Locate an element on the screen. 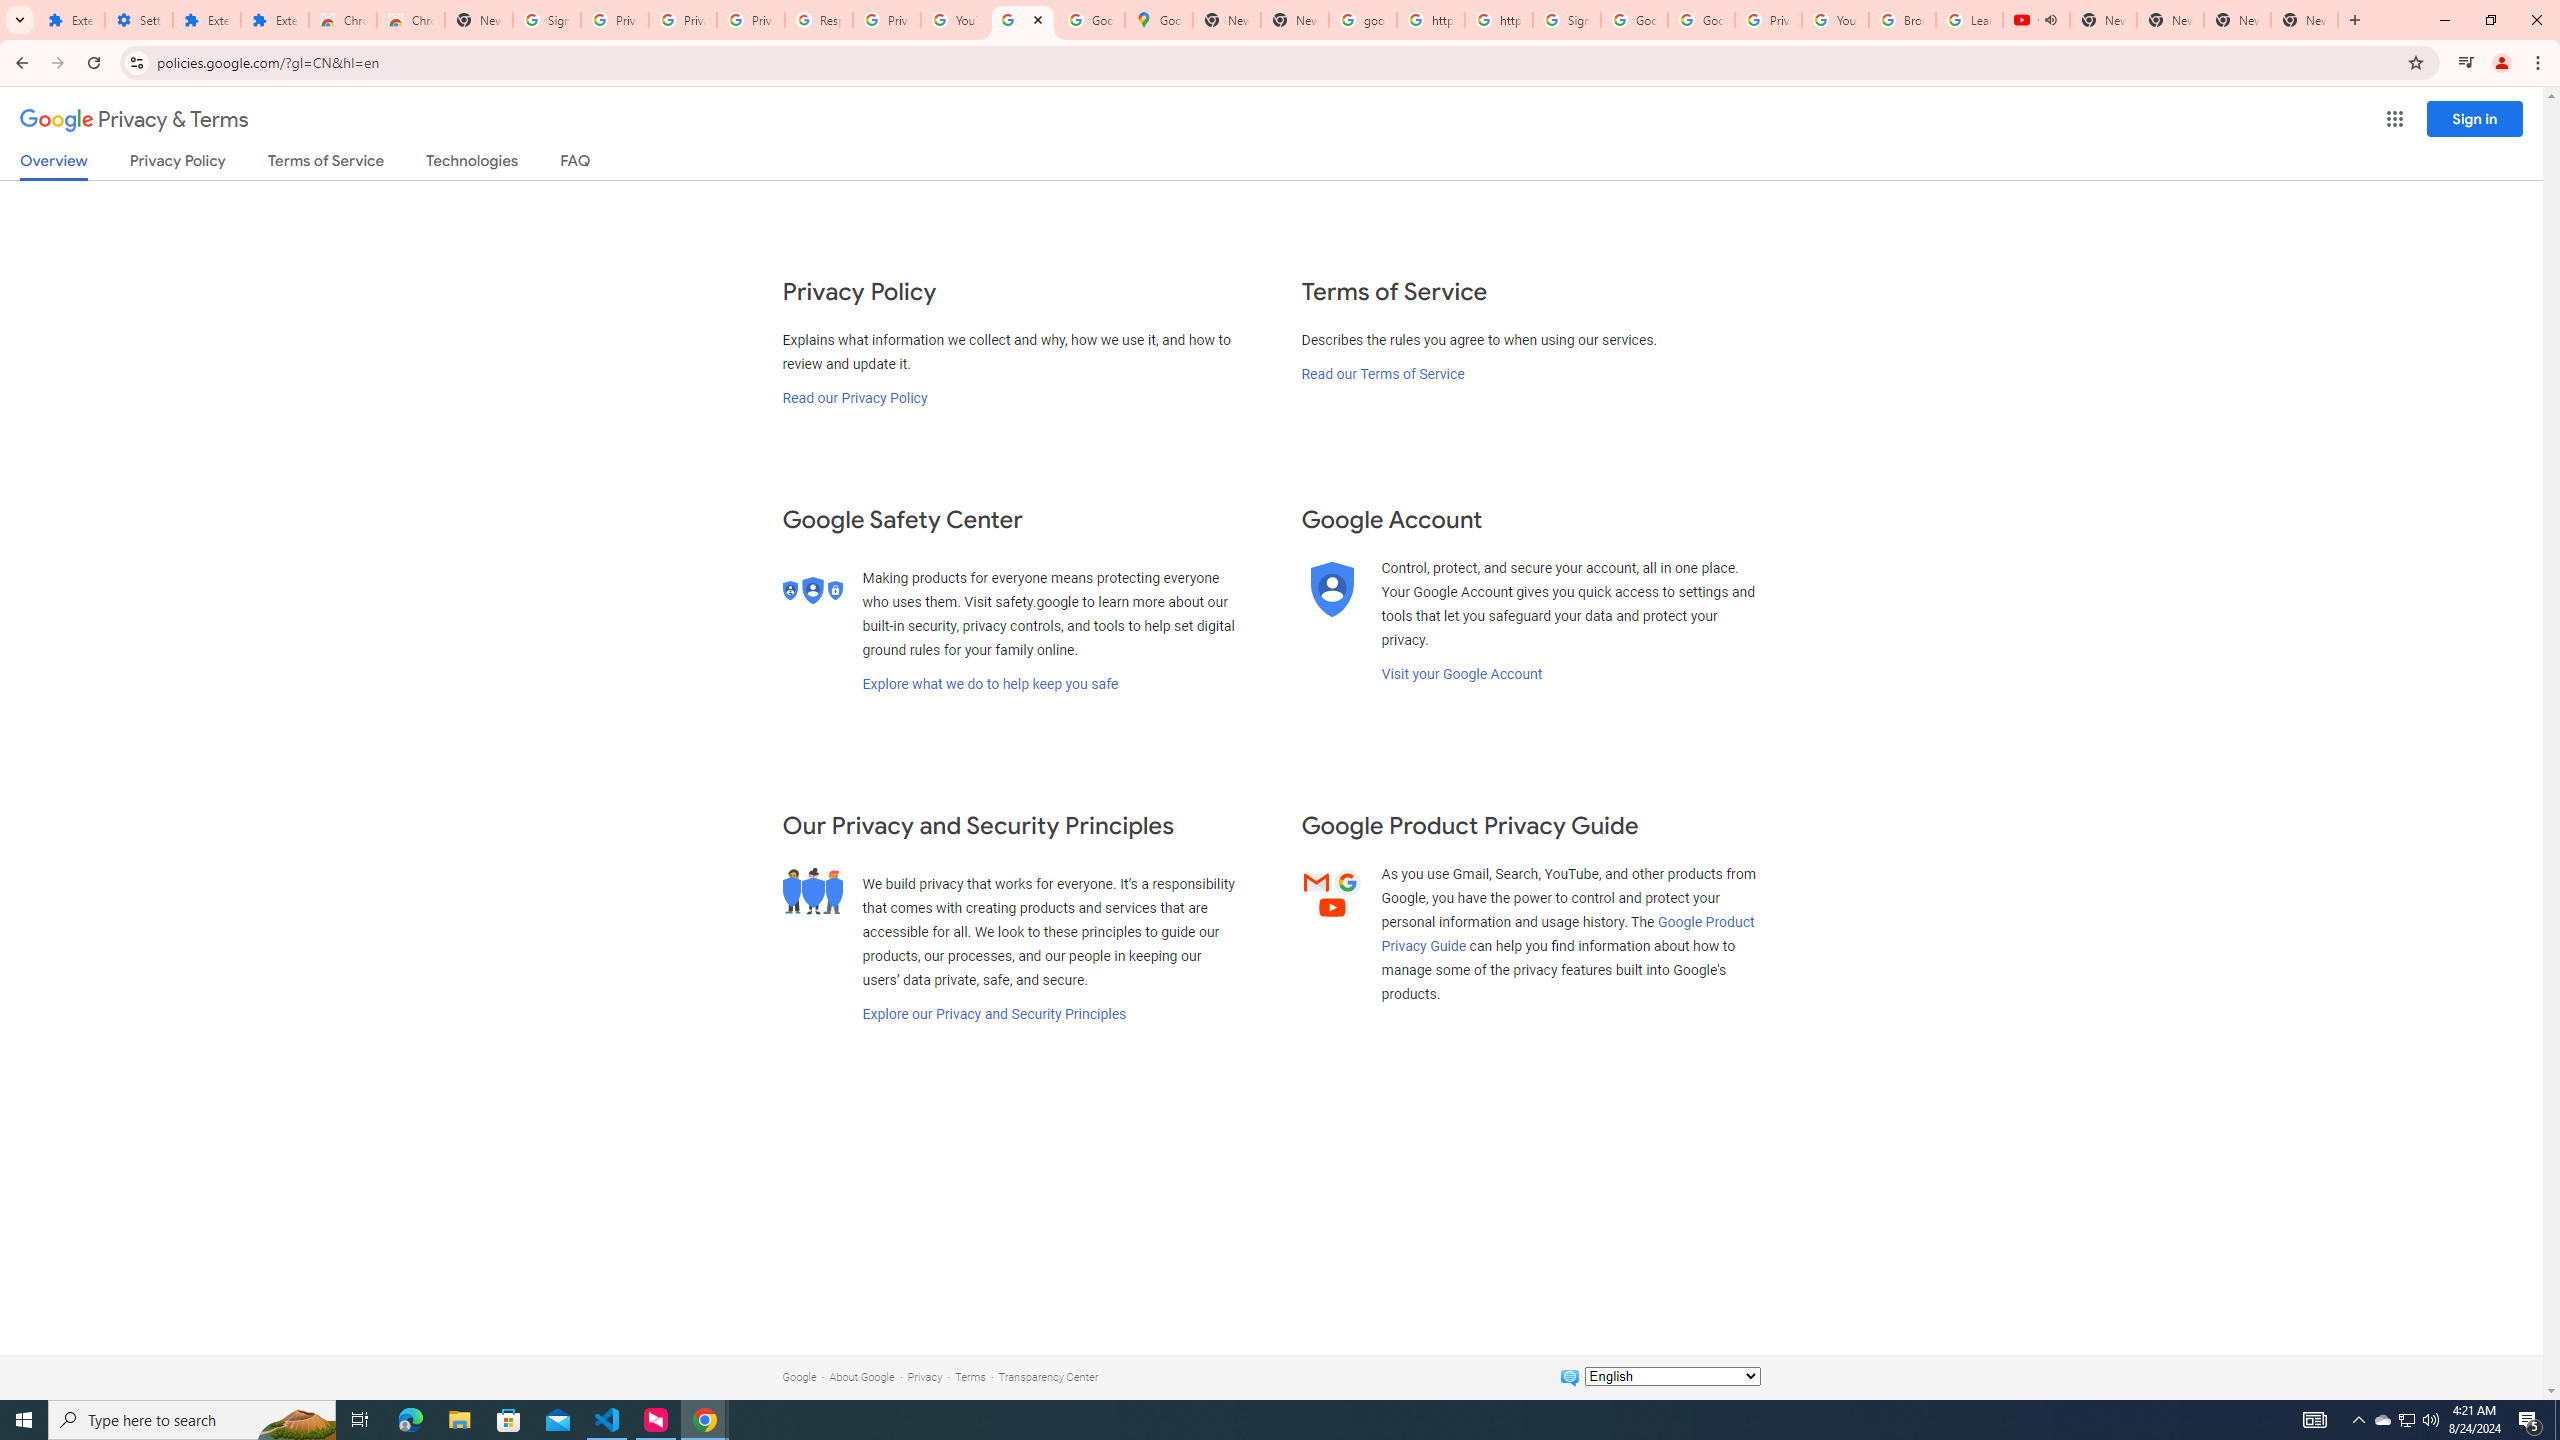 This screenshot has height=1440, width=2560. 'Chrome Web Store' is located at coordinates (342, 19).